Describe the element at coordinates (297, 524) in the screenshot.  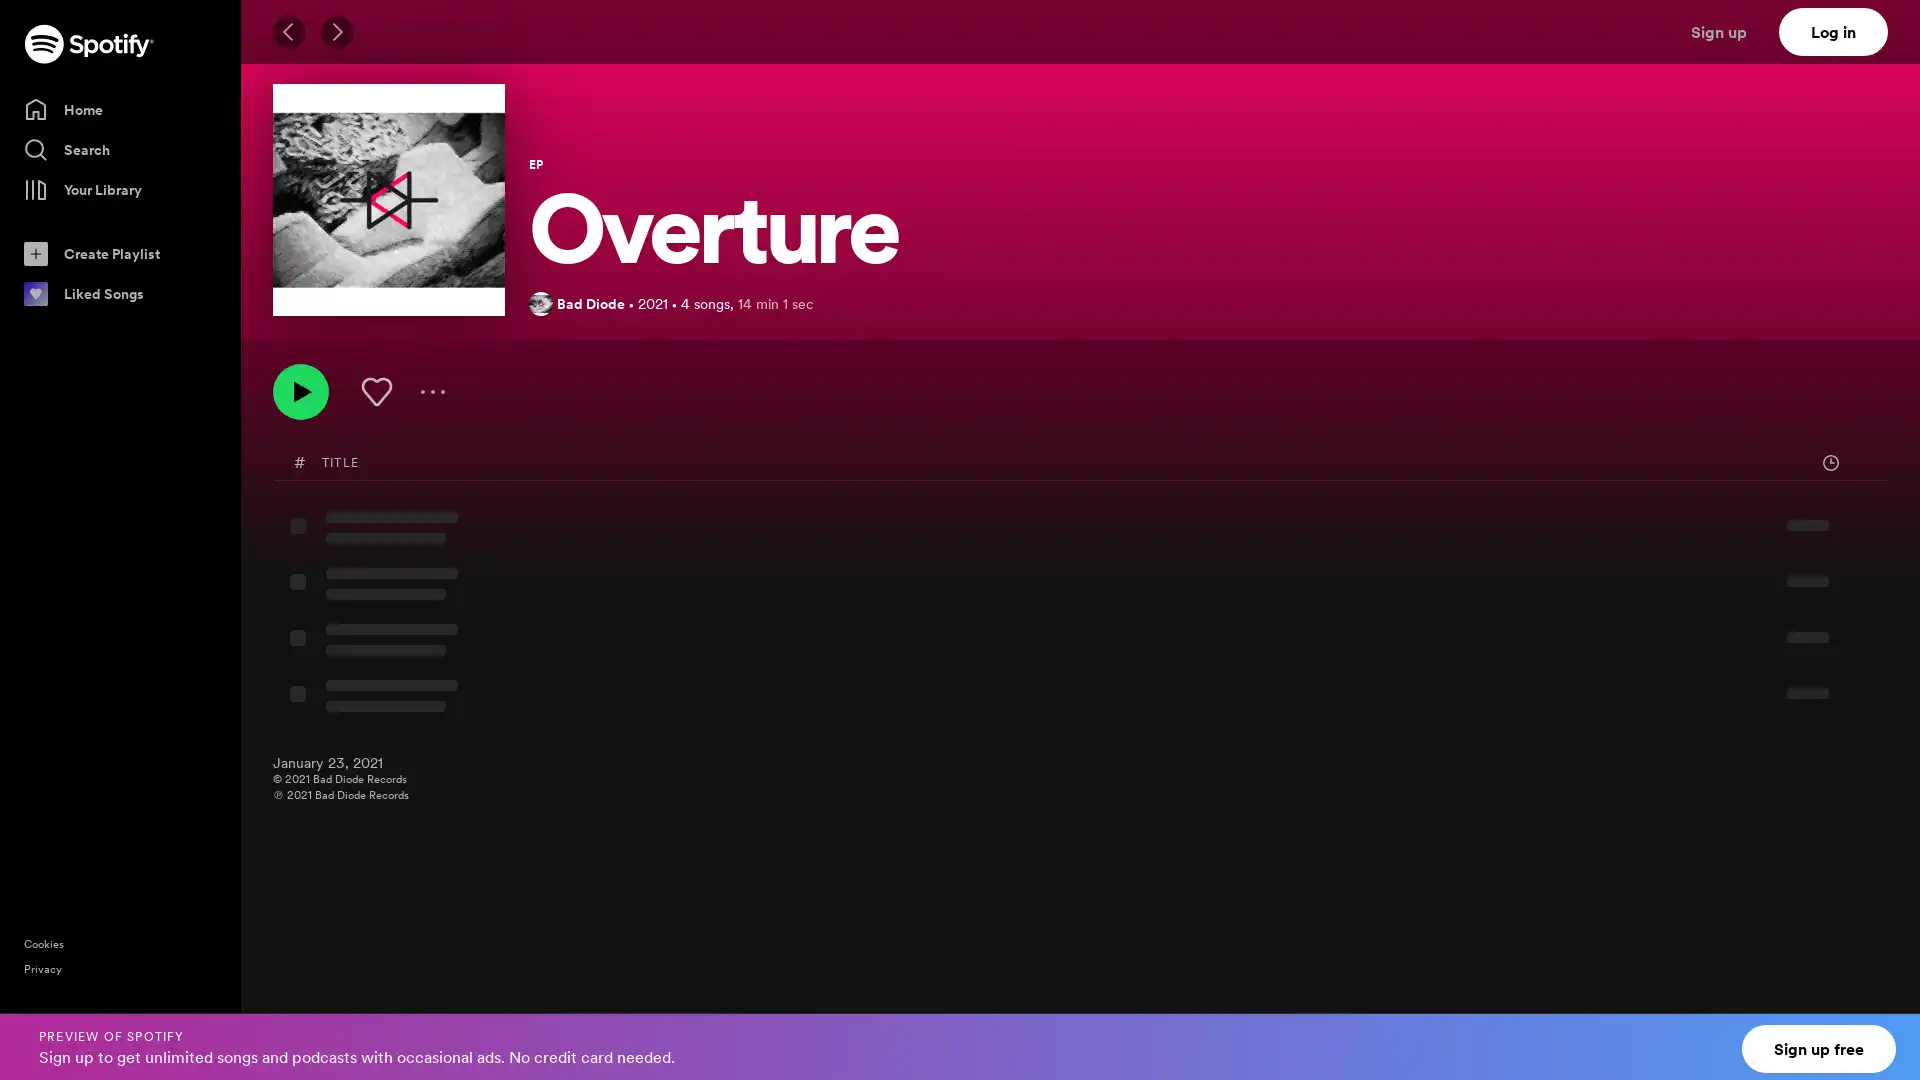
I see `Play A Night With the Wolves by Bad Diode` at that location.